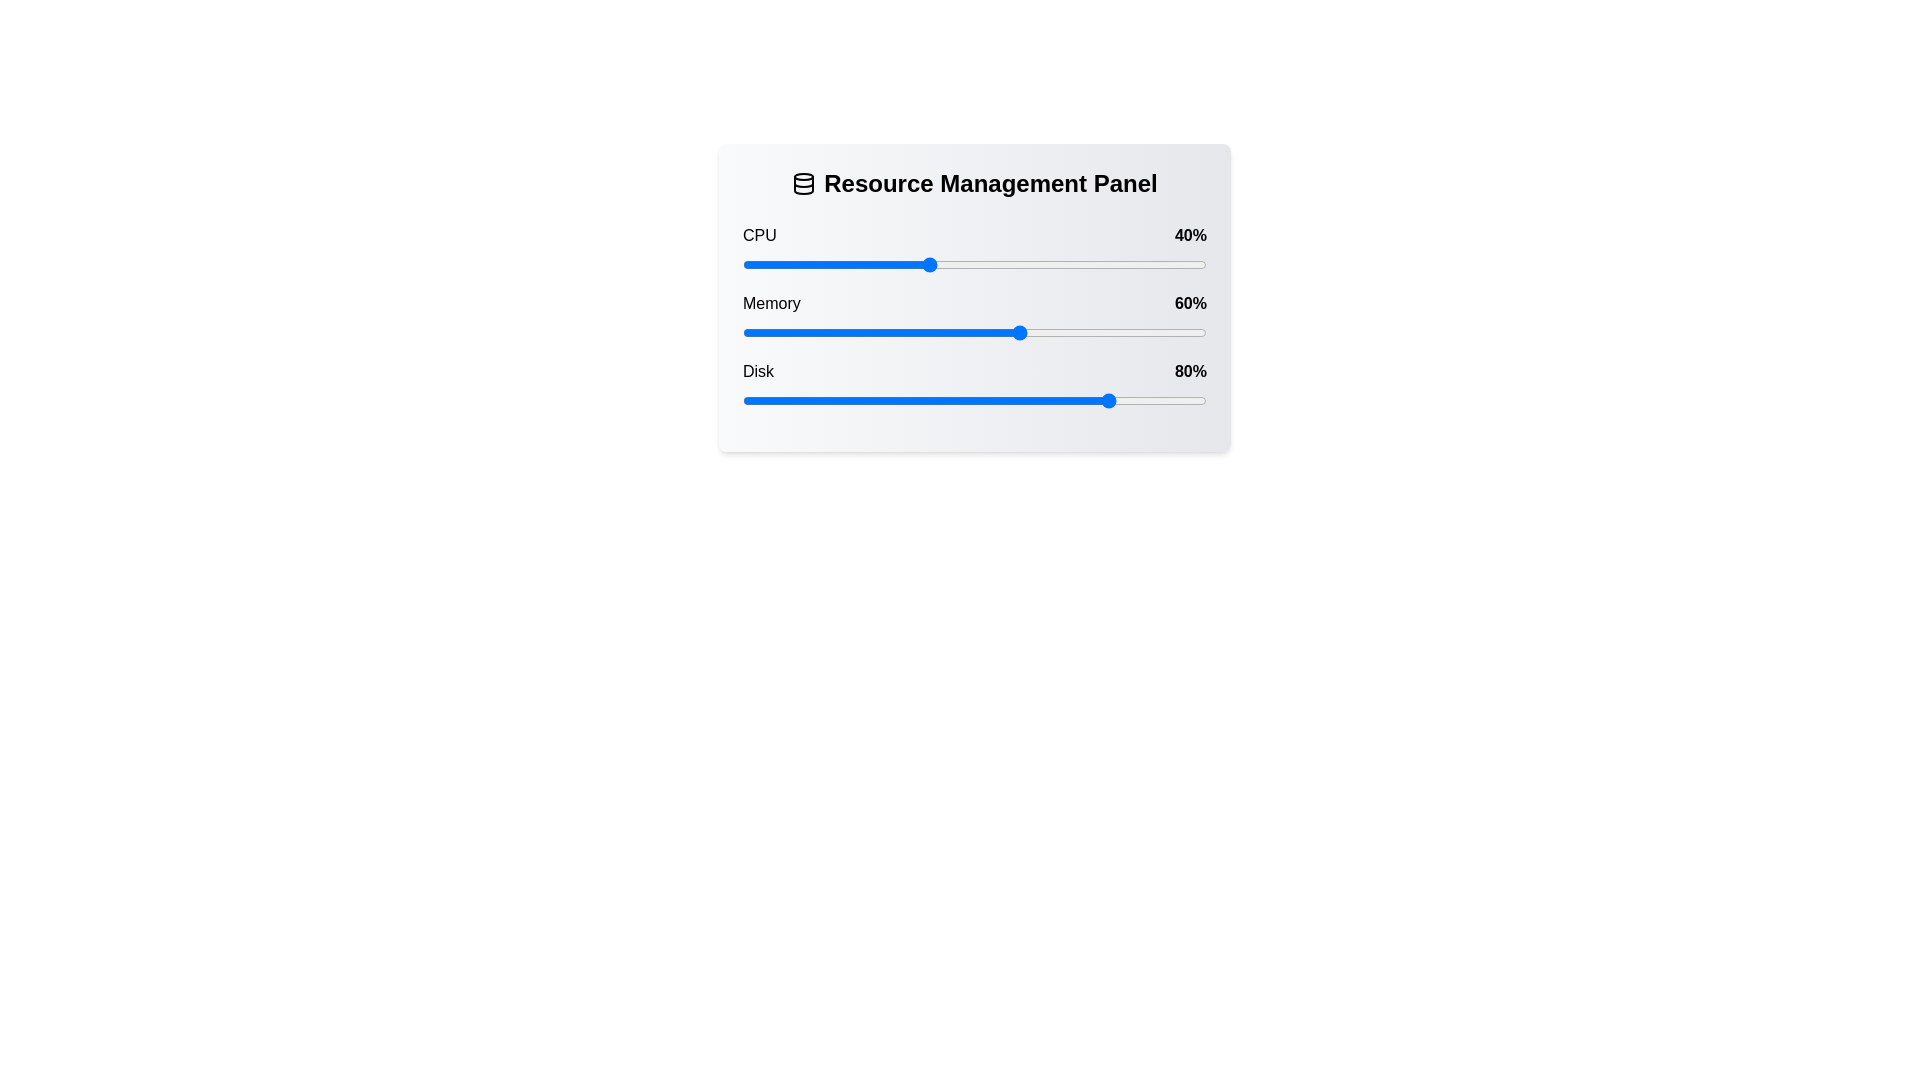 The height and width of the screenshot is (1080, 1920). Describe the element at coordinates (817, 401) in the screenshot. I see `the Disk slider to set its value to 16%` at that location.